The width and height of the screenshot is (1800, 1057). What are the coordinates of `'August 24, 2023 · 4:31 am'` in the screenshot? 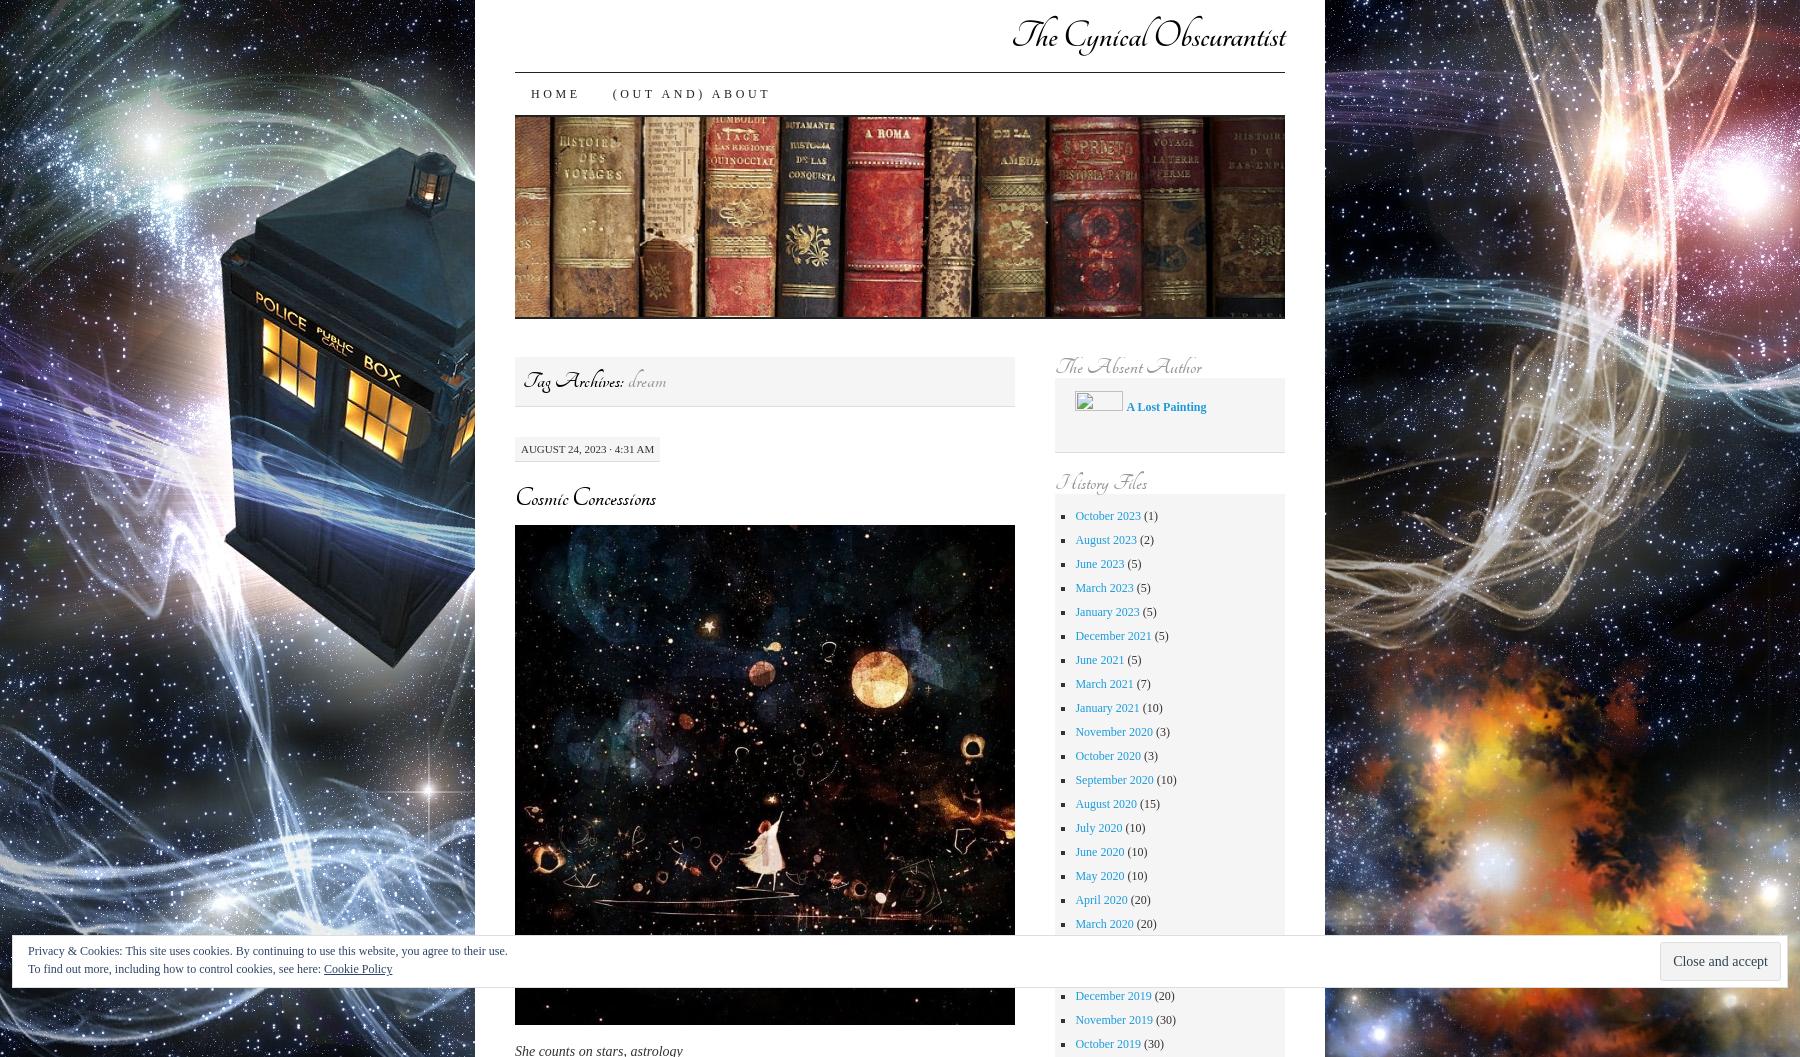 It's located at (586, 446).